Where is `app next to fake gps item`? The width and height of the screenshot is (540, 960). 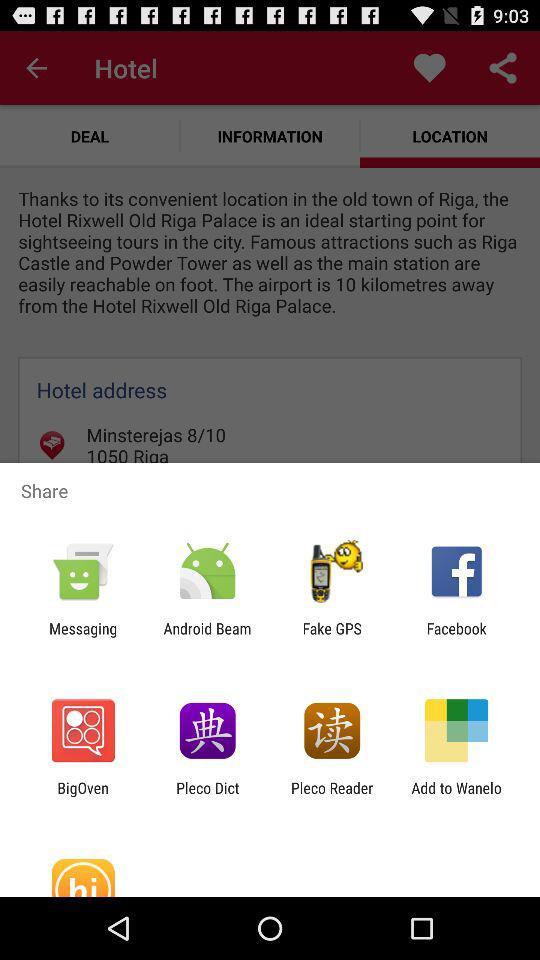 app next to fake gps item is located at coordinates (456, 636).